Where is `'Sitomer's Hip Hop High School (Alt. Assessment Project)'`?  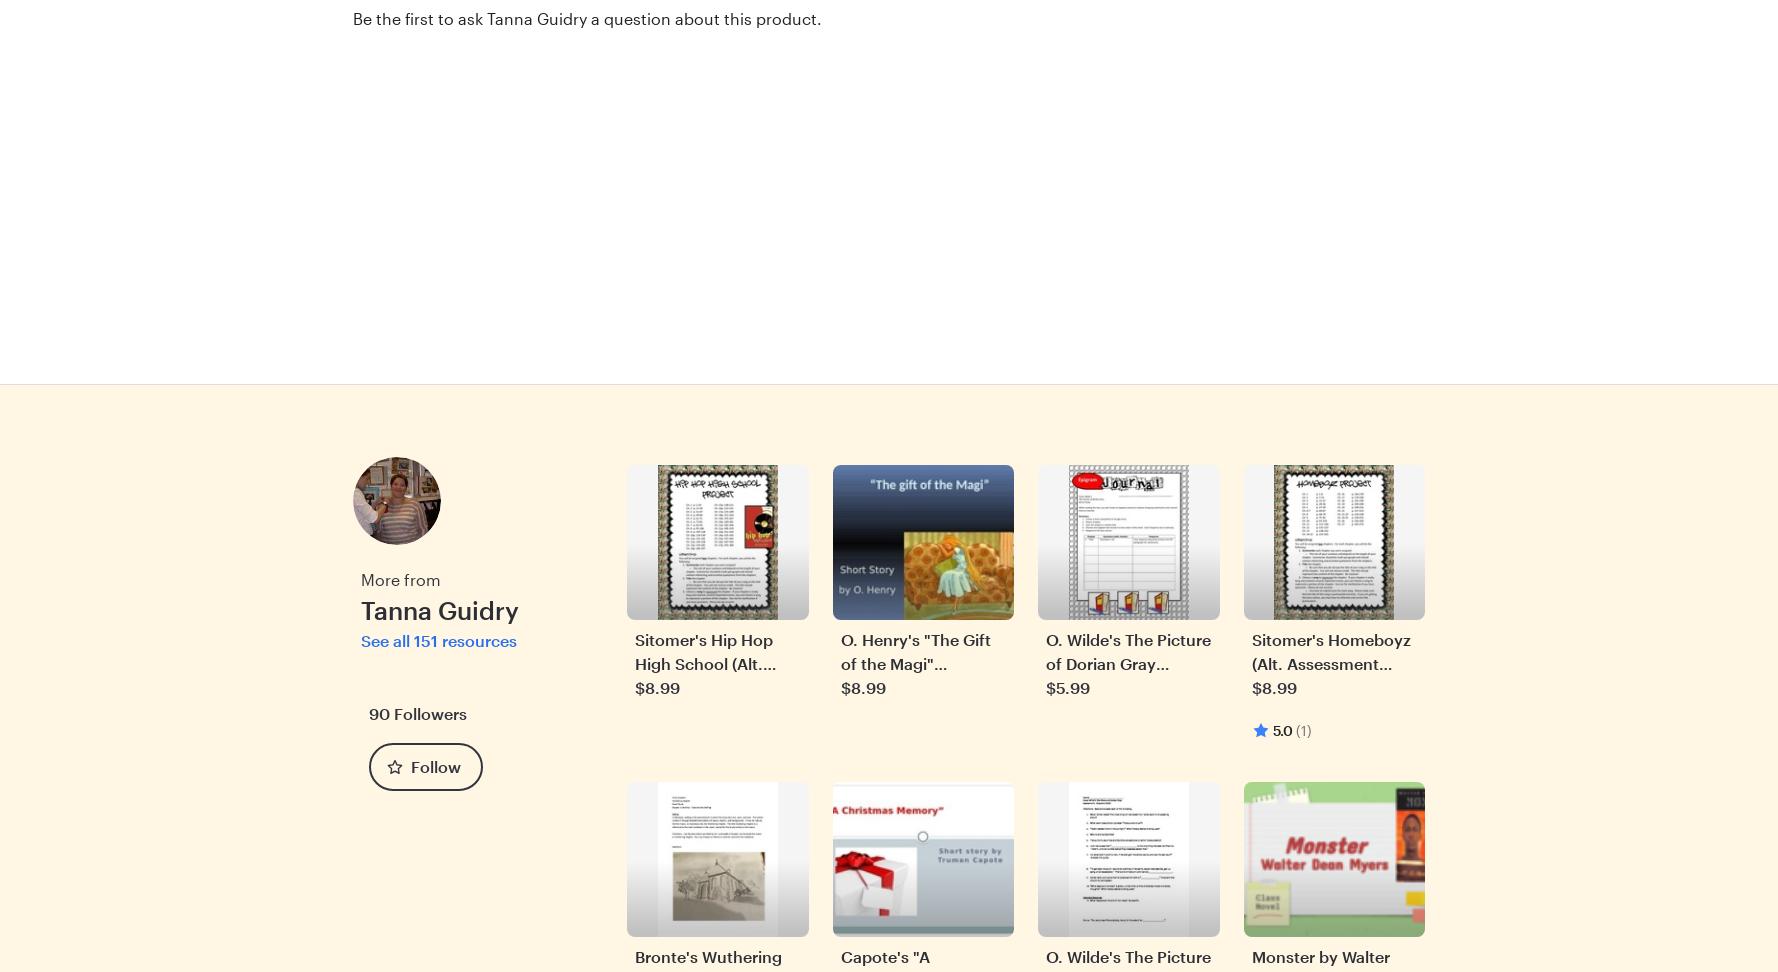 'Sitomer's Hip Hop High School (Alt. Assessment Project)' is located at coordinates (711, 662).